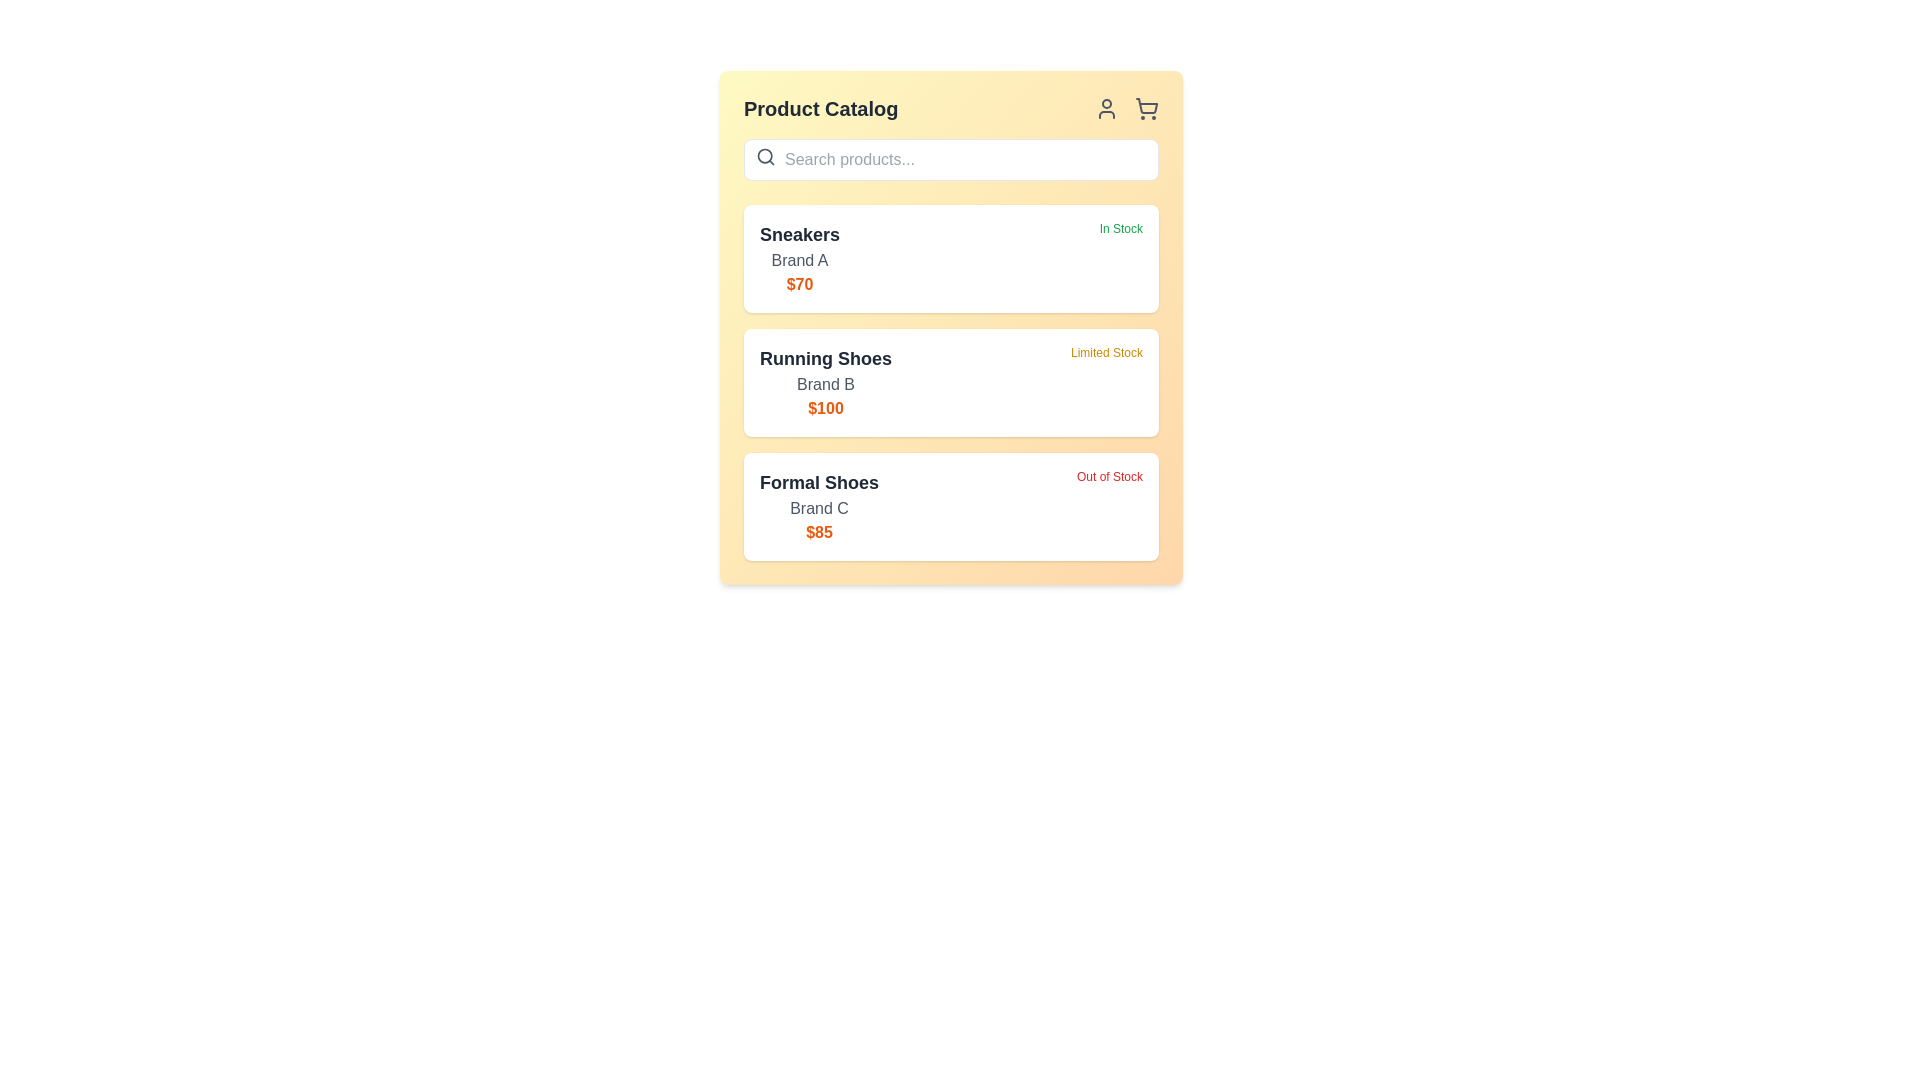 The width and height of the screenshot is (1920, 1080). I want to click on the circular shape located at the top-left corner of the search bar, which is part of the search magnifying glass icon, so click(764, 155).